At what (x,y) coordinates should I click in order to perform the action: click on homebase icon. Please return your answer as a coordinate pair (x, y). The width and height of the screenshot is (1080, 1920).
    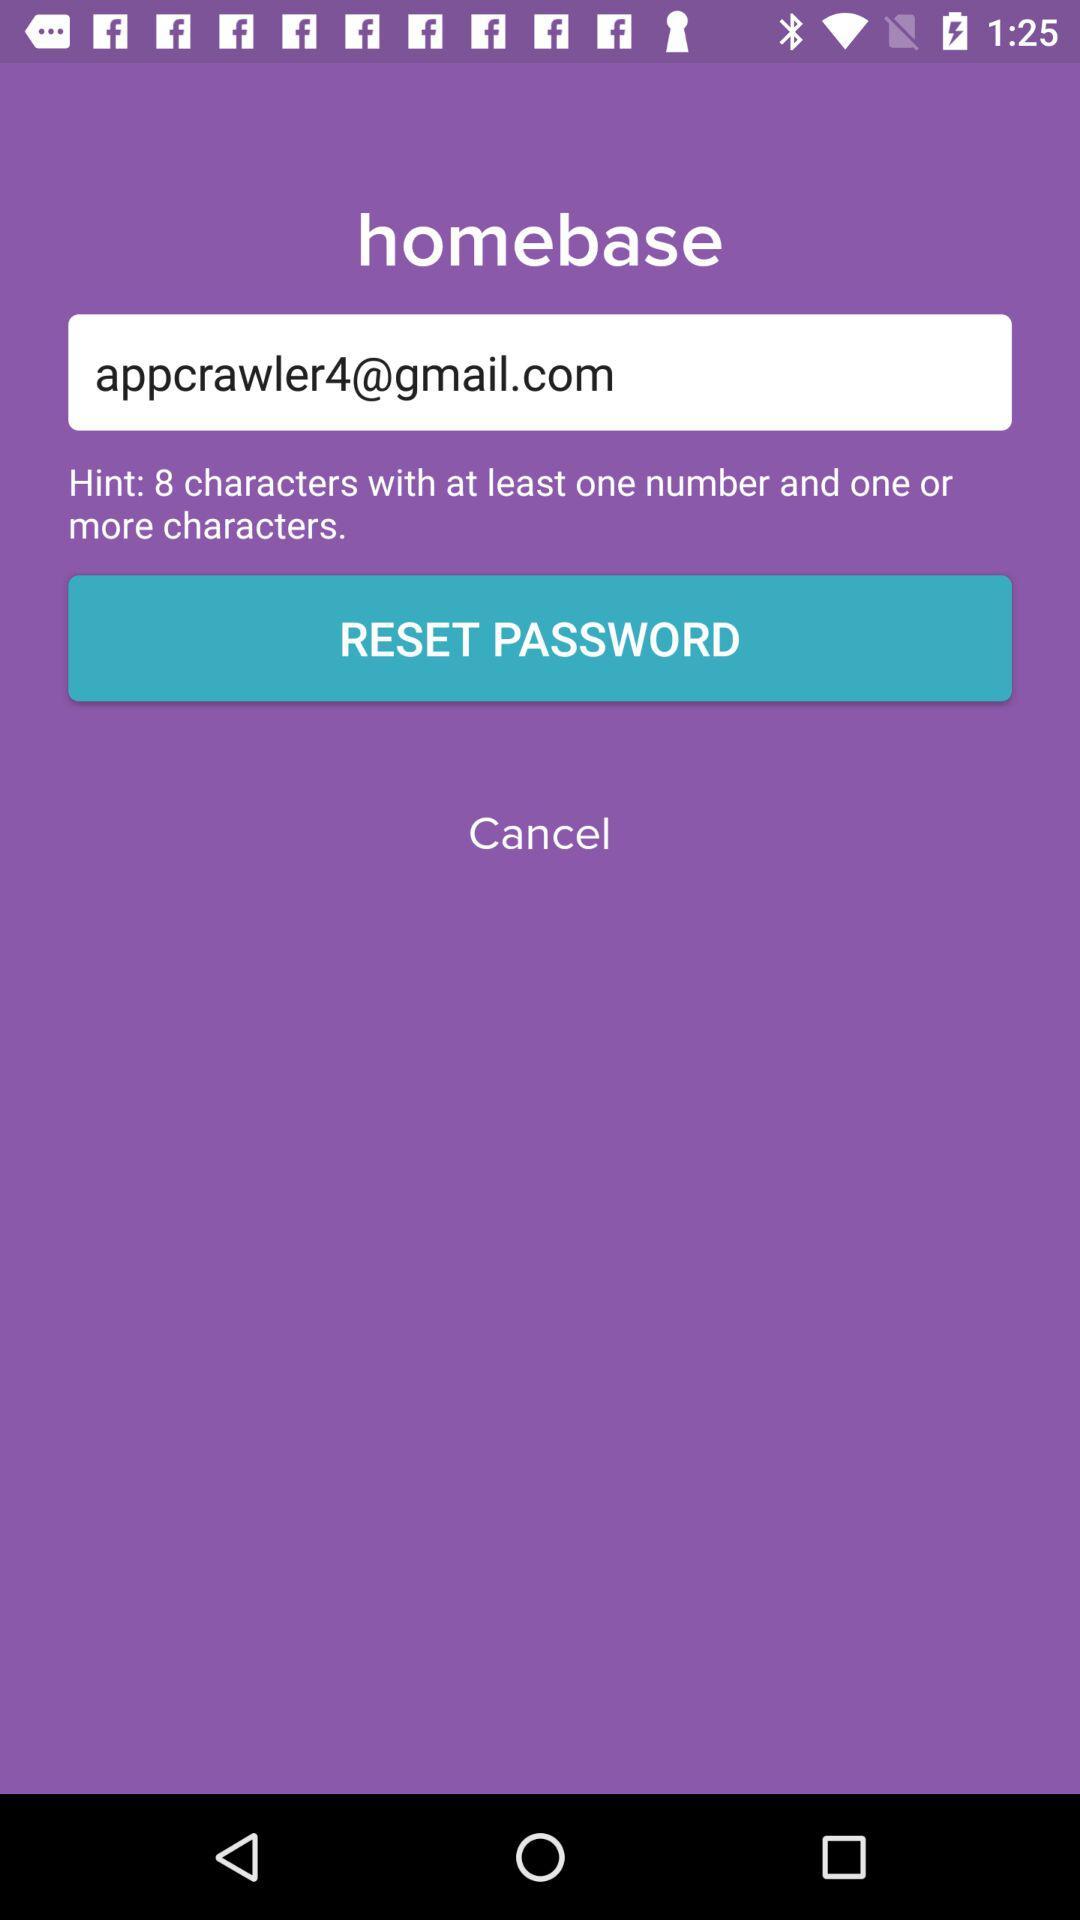
    Looking at the image, I should click on (538, 240).